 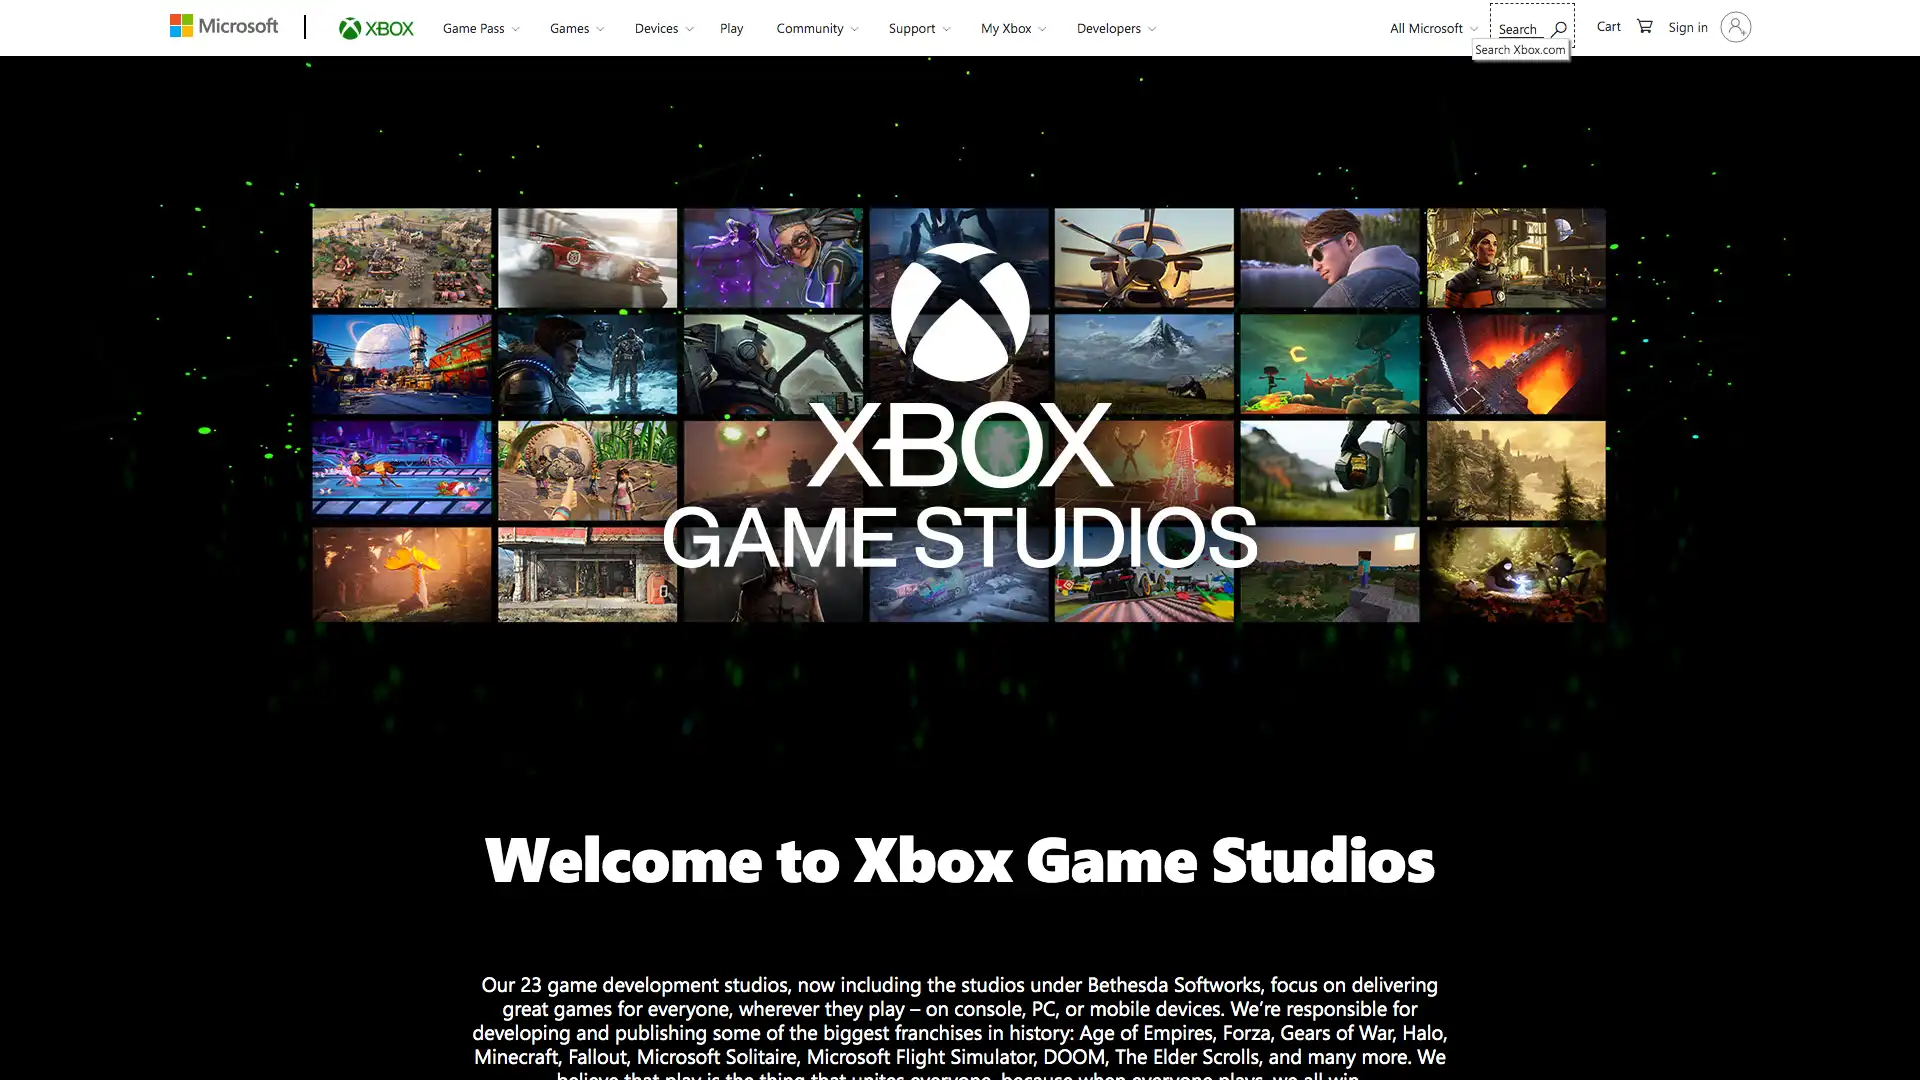 I want to click on Community, so click(x=816, y=27).